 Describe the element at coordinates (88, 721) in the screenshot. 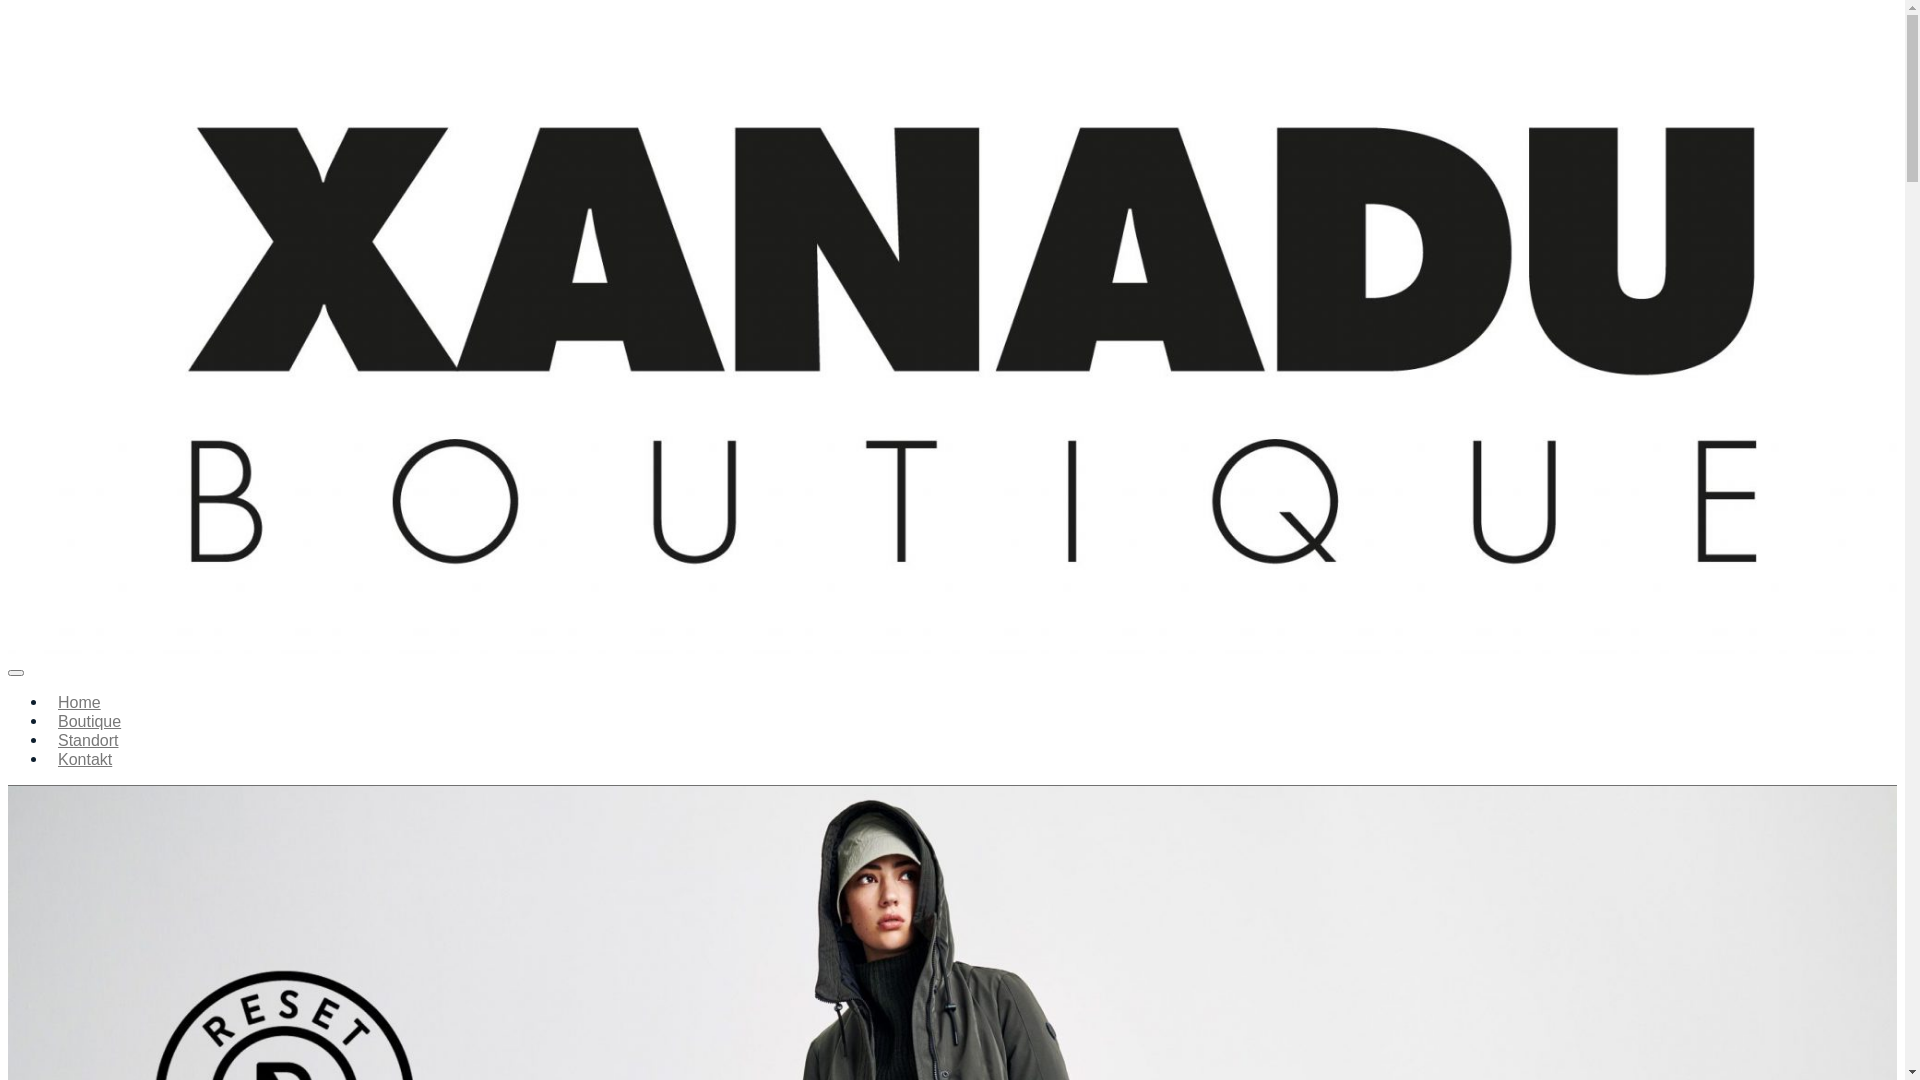

I see `'Boutique'` at that location.